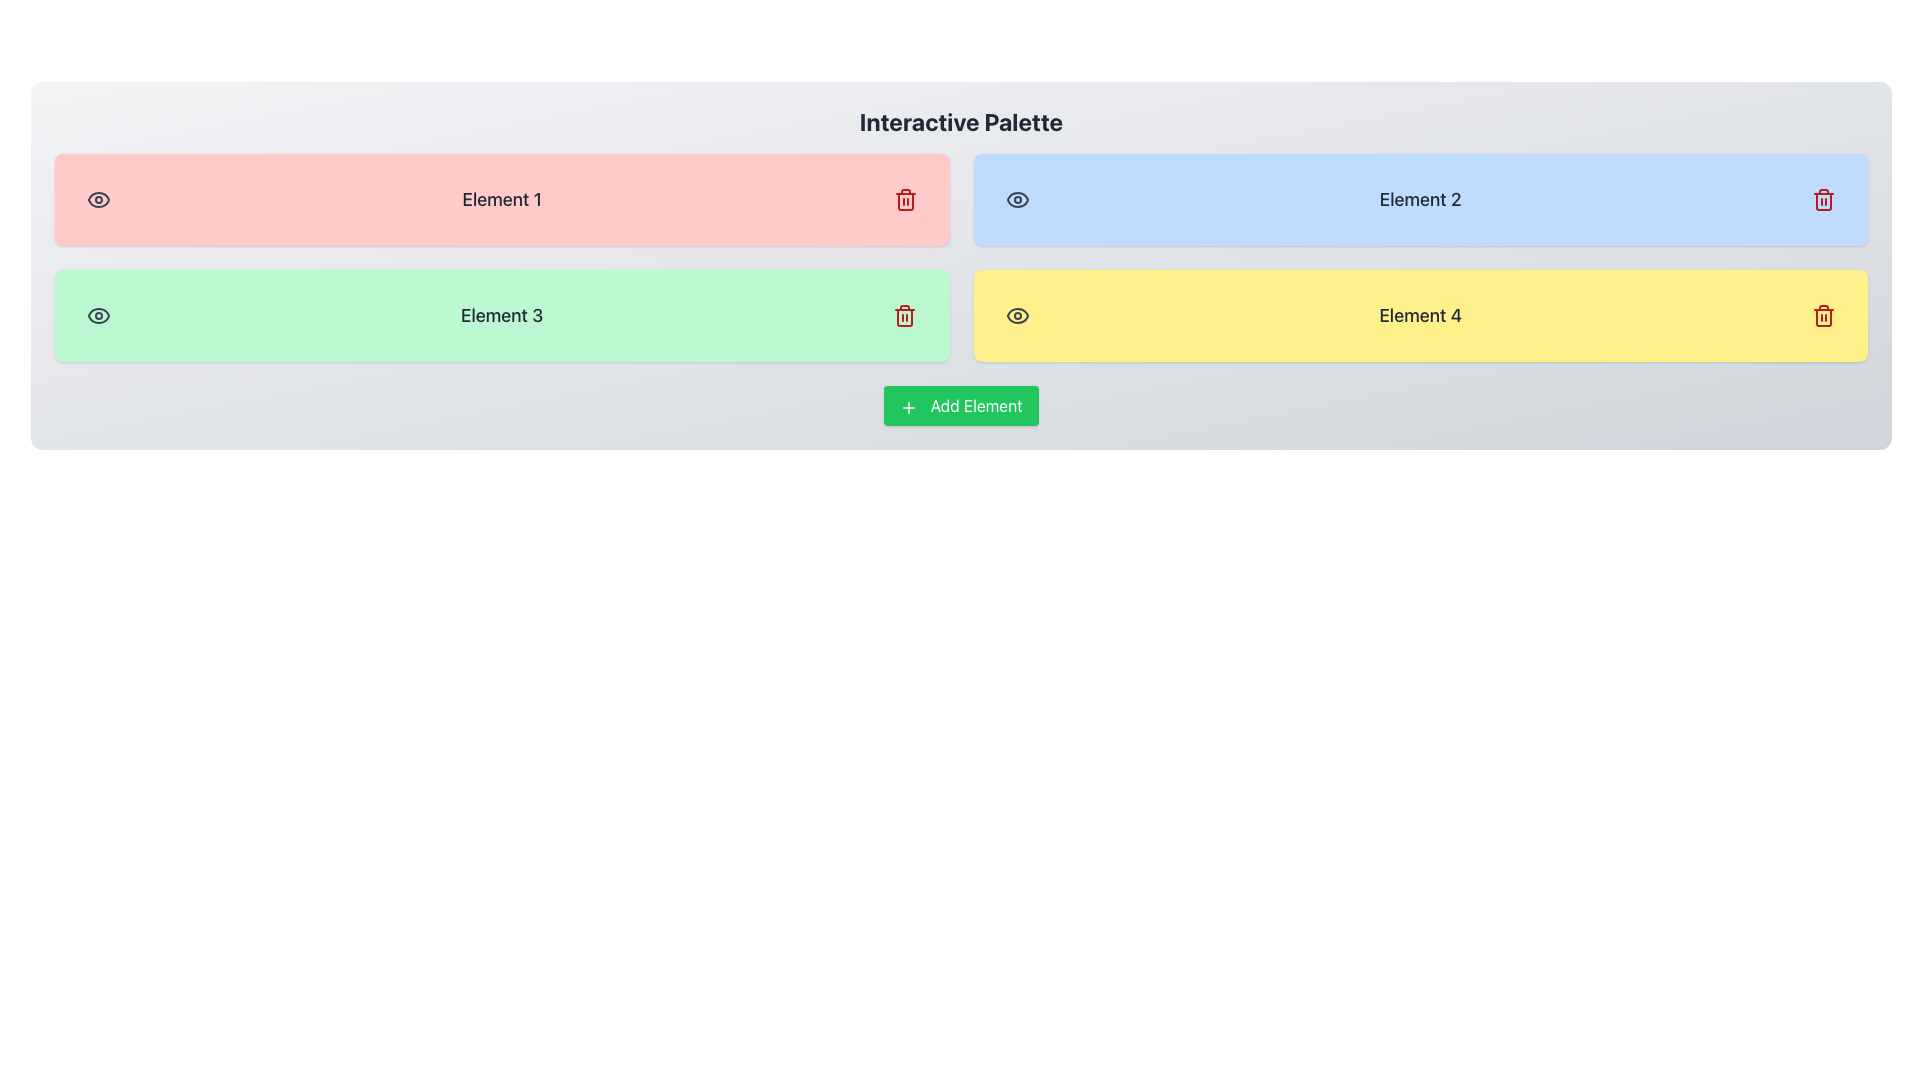 Image resolution: width=1920 pixels, height=1080 pixels. What do you see at coordinates (98, 315) in the screenshot?
I see `the eye-shaped icon within the green rectangular box labeled 'Element 3'` at bounding box center [98, 315].